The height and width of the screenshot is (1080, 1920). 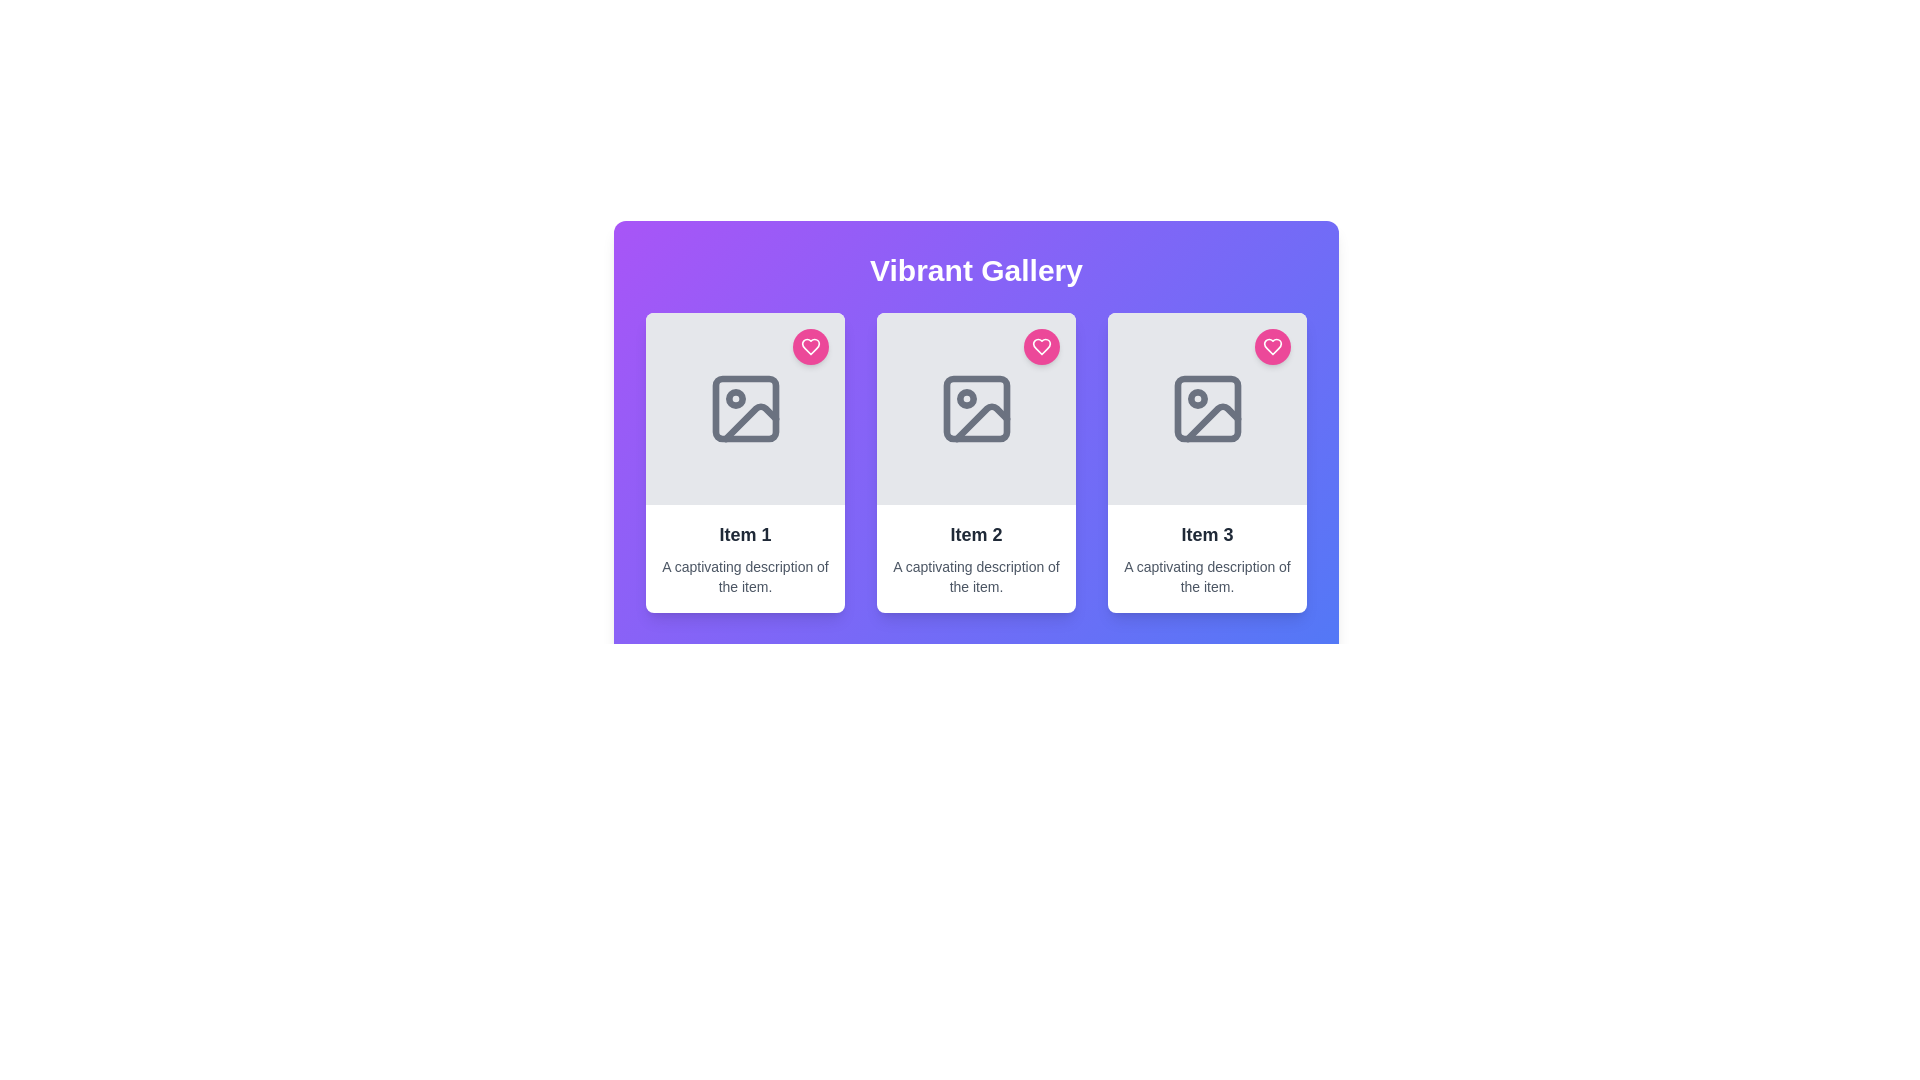 What do you see at coordinates (744, 407) in the screenshot?
I see `the image placeholder located` at bounding box center [744, 407].